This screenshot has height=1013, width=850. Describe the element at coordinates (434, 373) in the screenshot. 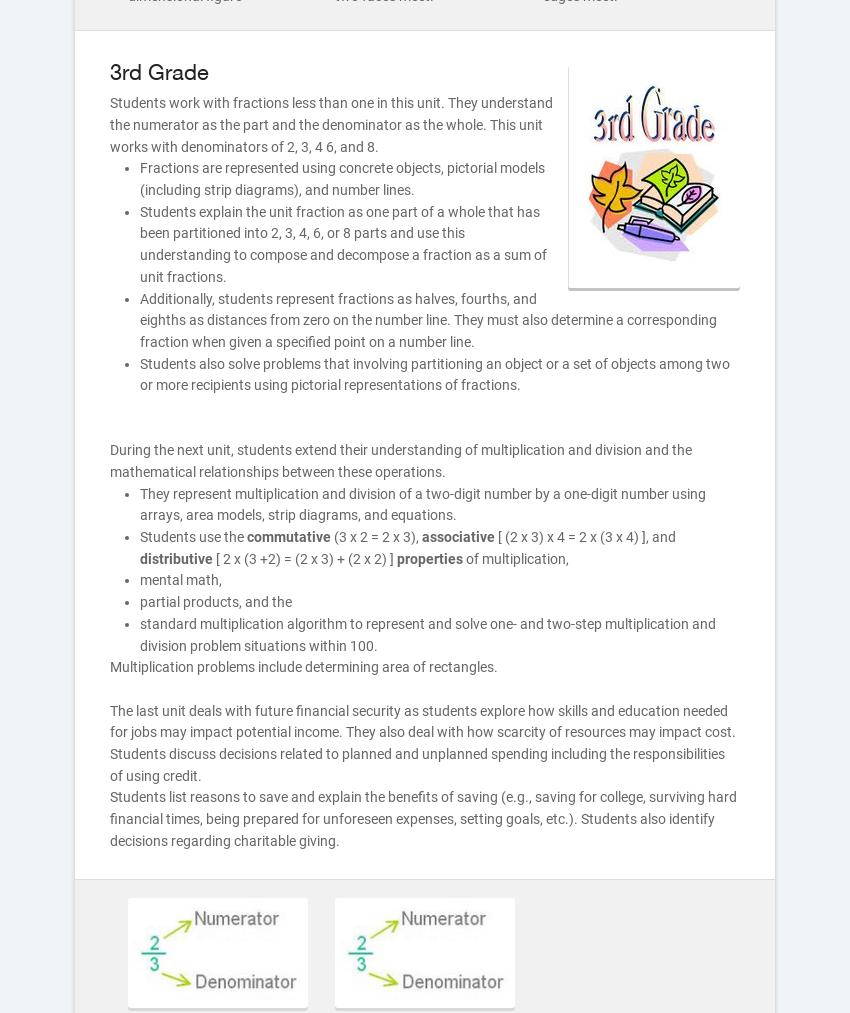

I see `'Students also solve problems that involving partitioning an object or a set of objects among two or more recipients using pictorial representations of fractions.'` at that location.